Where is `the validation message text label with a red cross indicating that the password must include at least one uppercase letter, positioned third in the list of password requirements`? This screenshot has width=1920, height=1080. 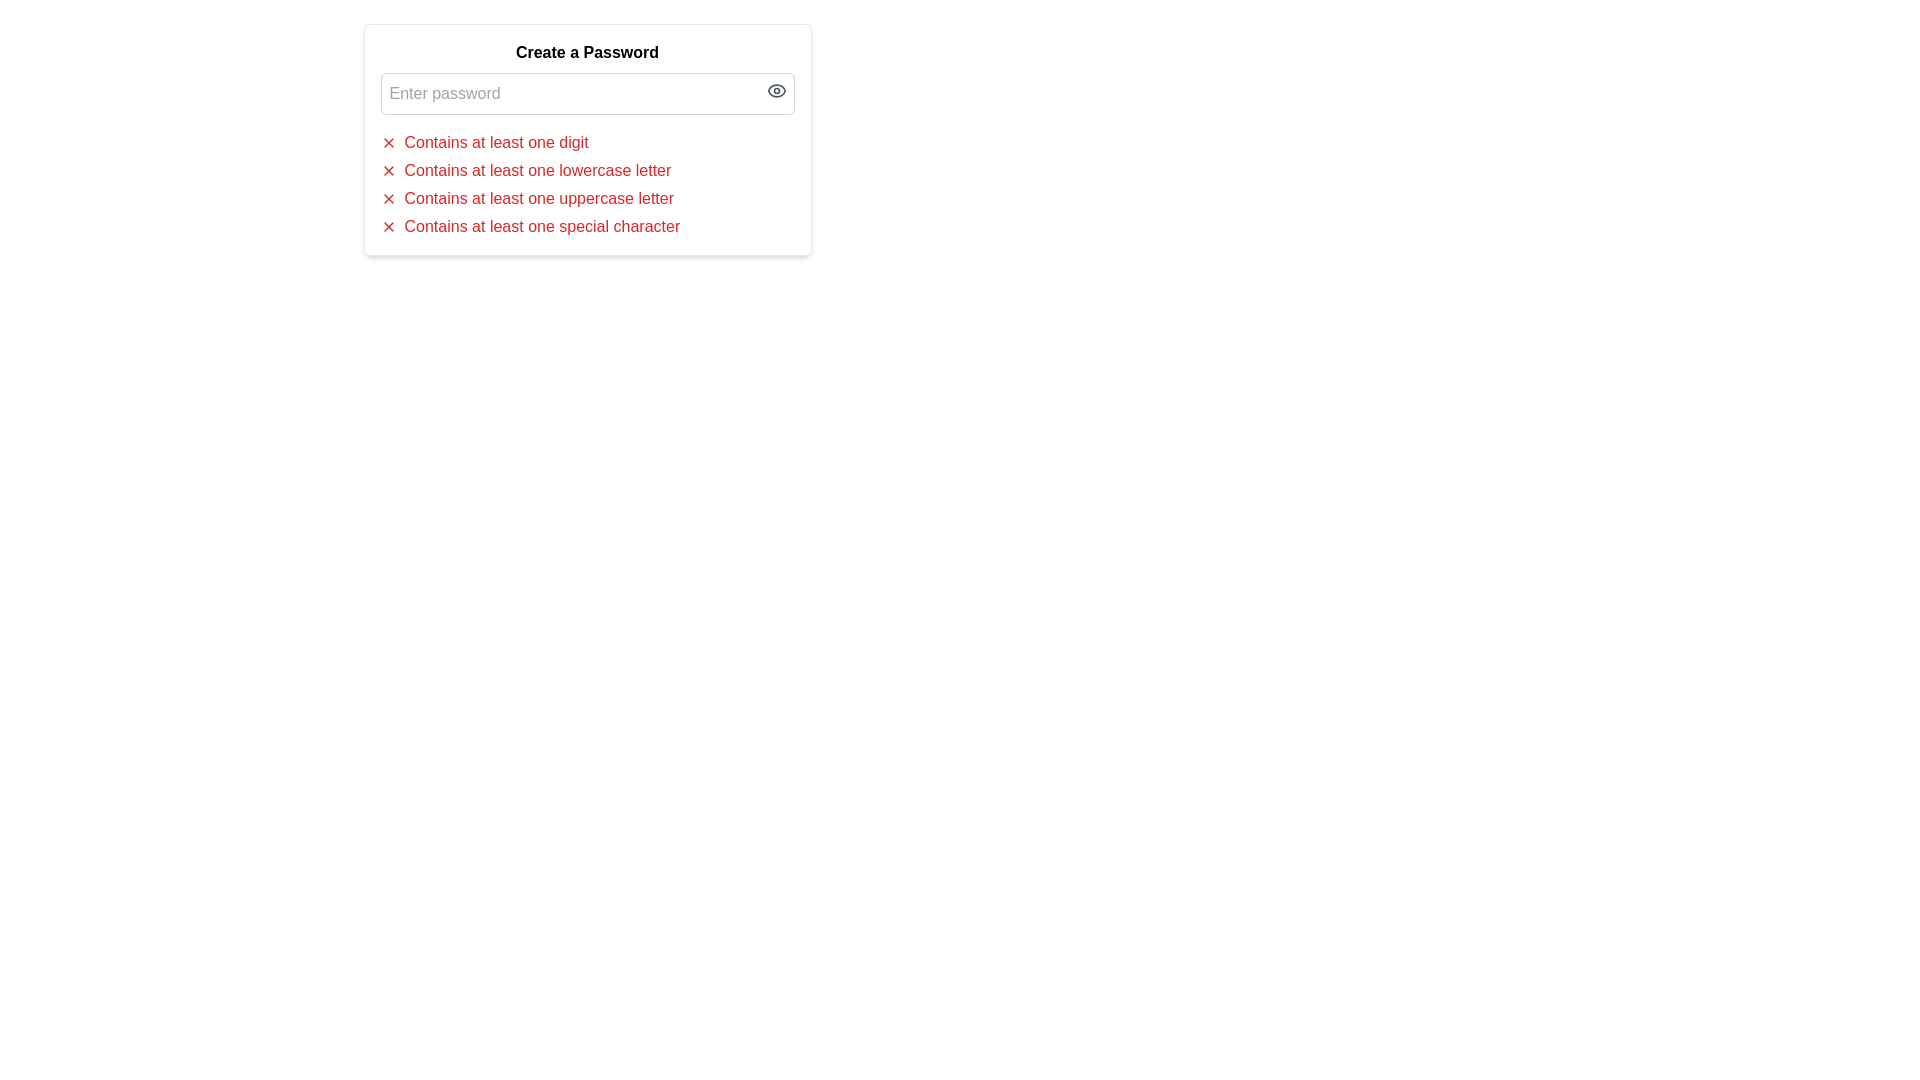 the validation message text label with a red cross indicating that the password must include at least one uppercase letter, positioned third in the list of password requirements is located at coordinates (586, 199).